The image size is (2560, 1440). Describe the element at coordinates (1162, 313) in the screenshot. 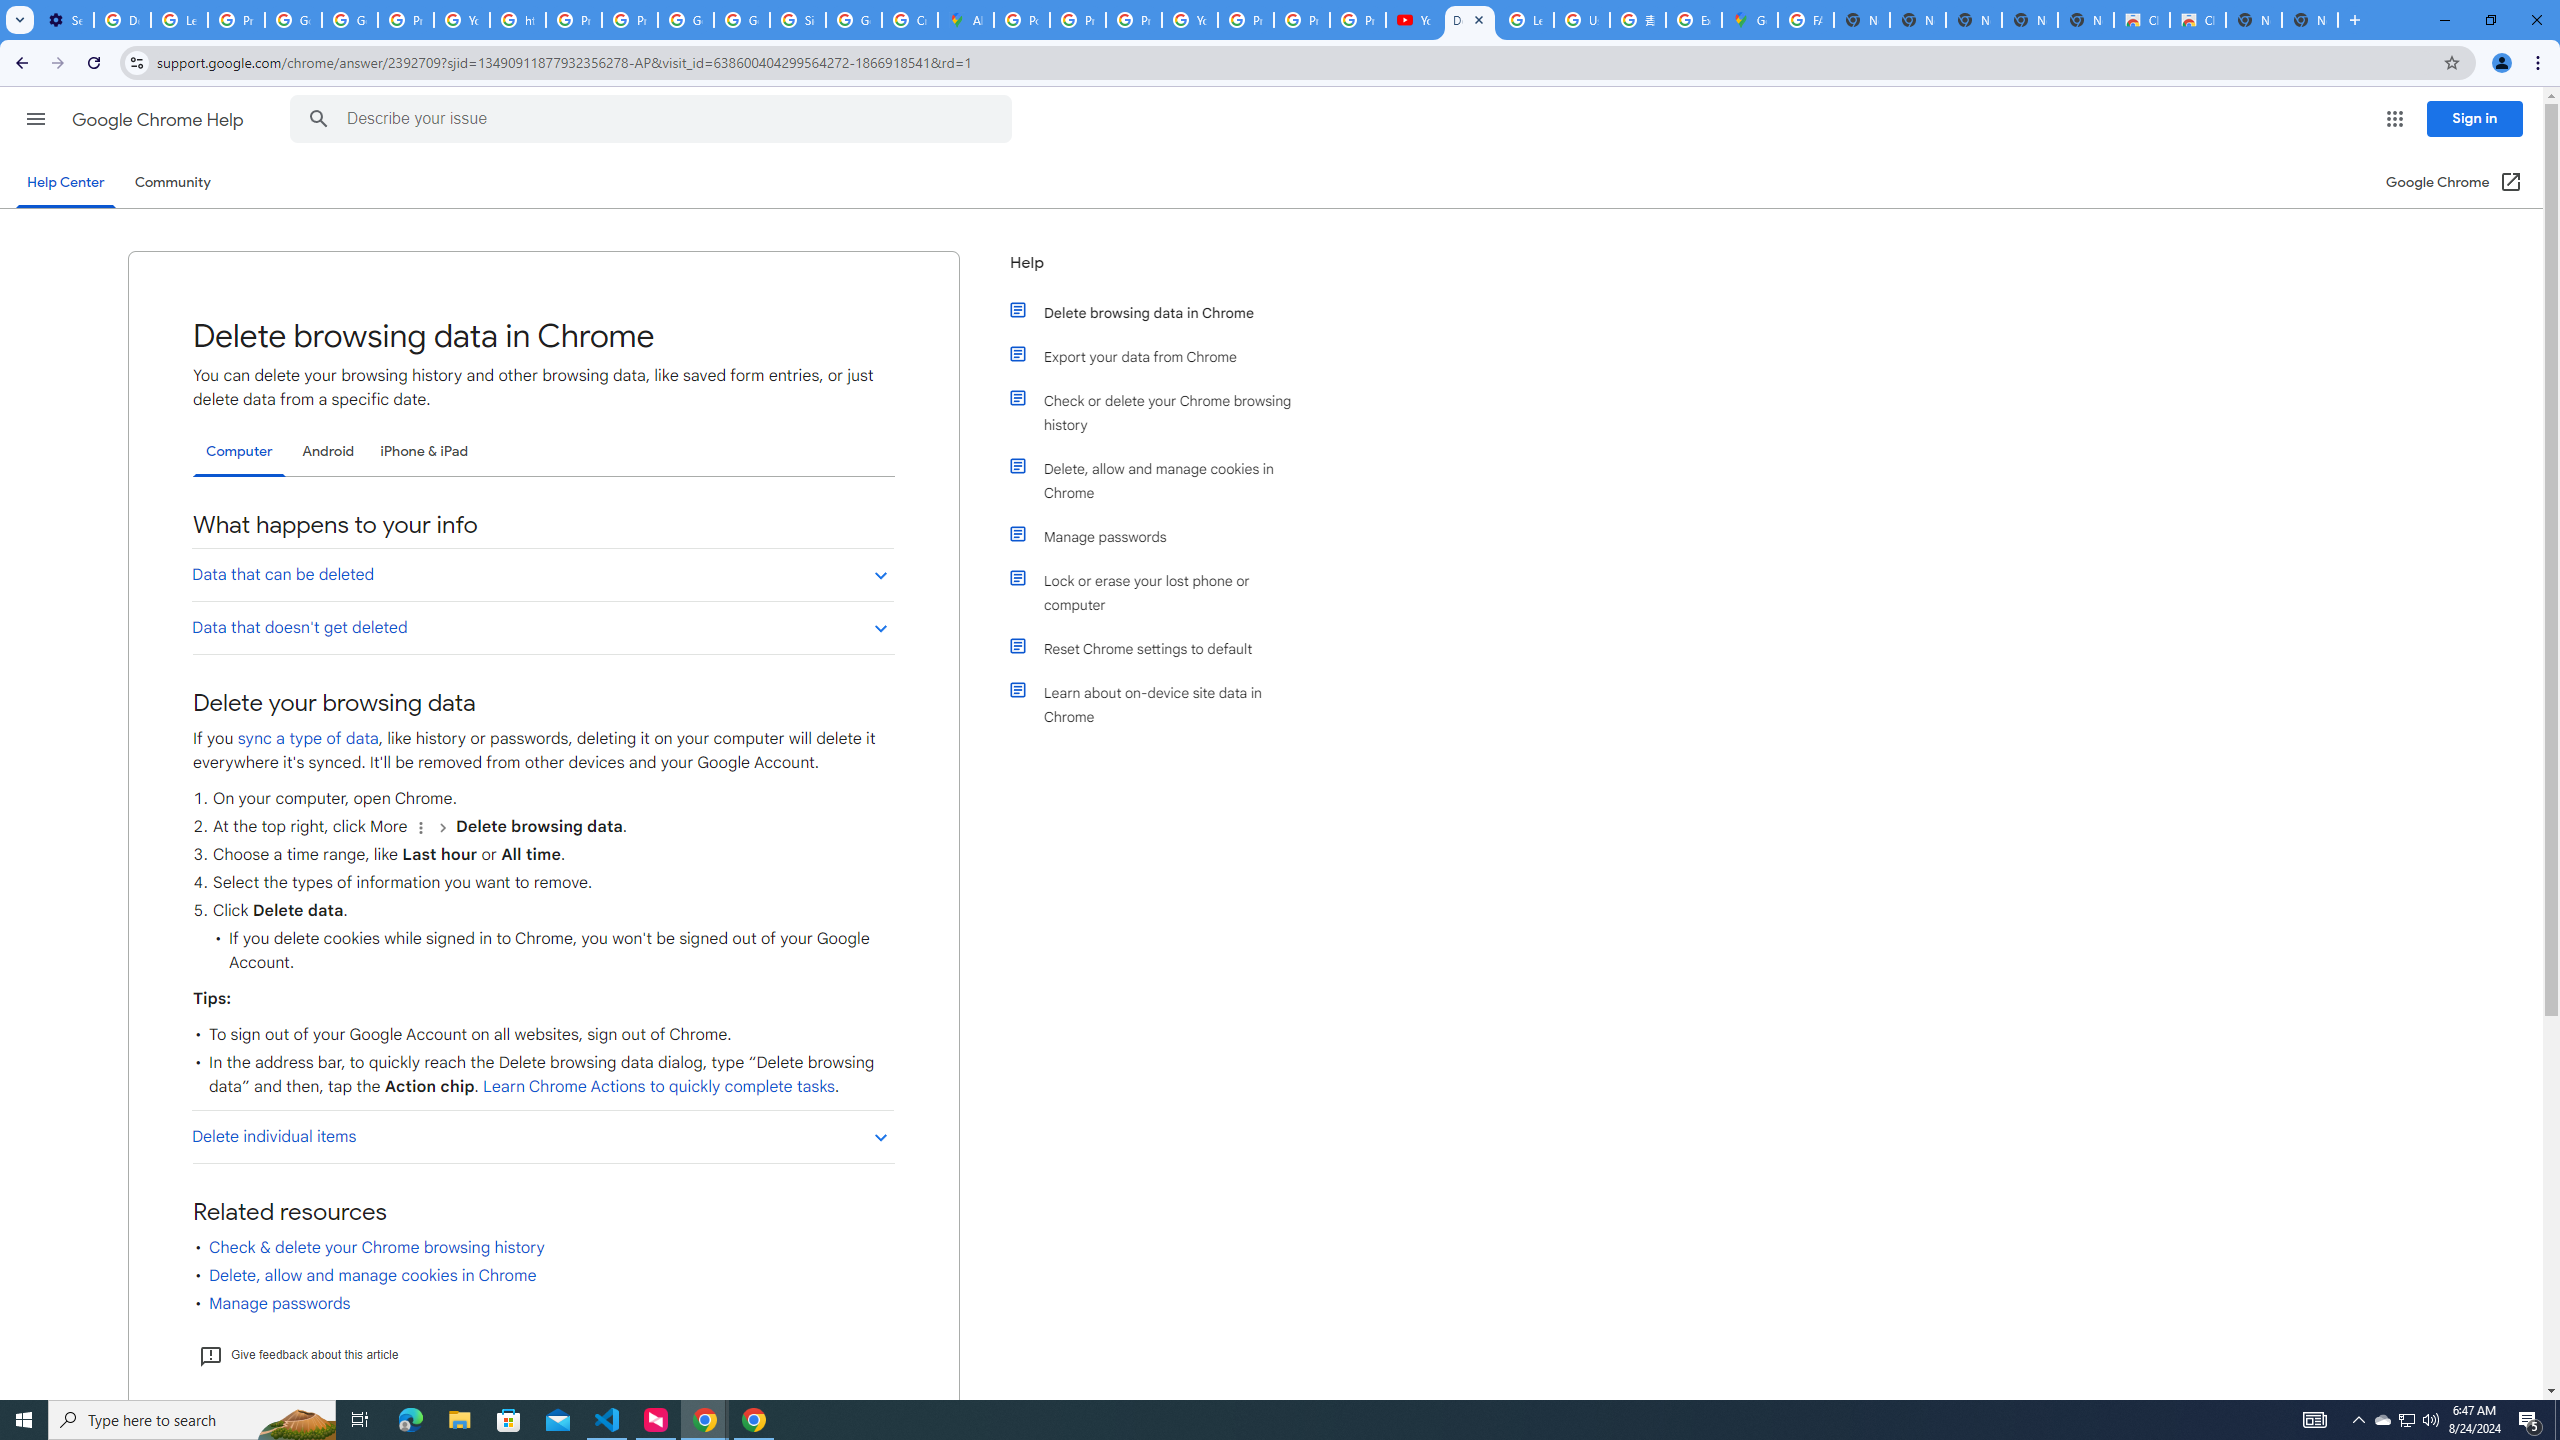

I see `'Delete browsing data in Chrome'` at that location.